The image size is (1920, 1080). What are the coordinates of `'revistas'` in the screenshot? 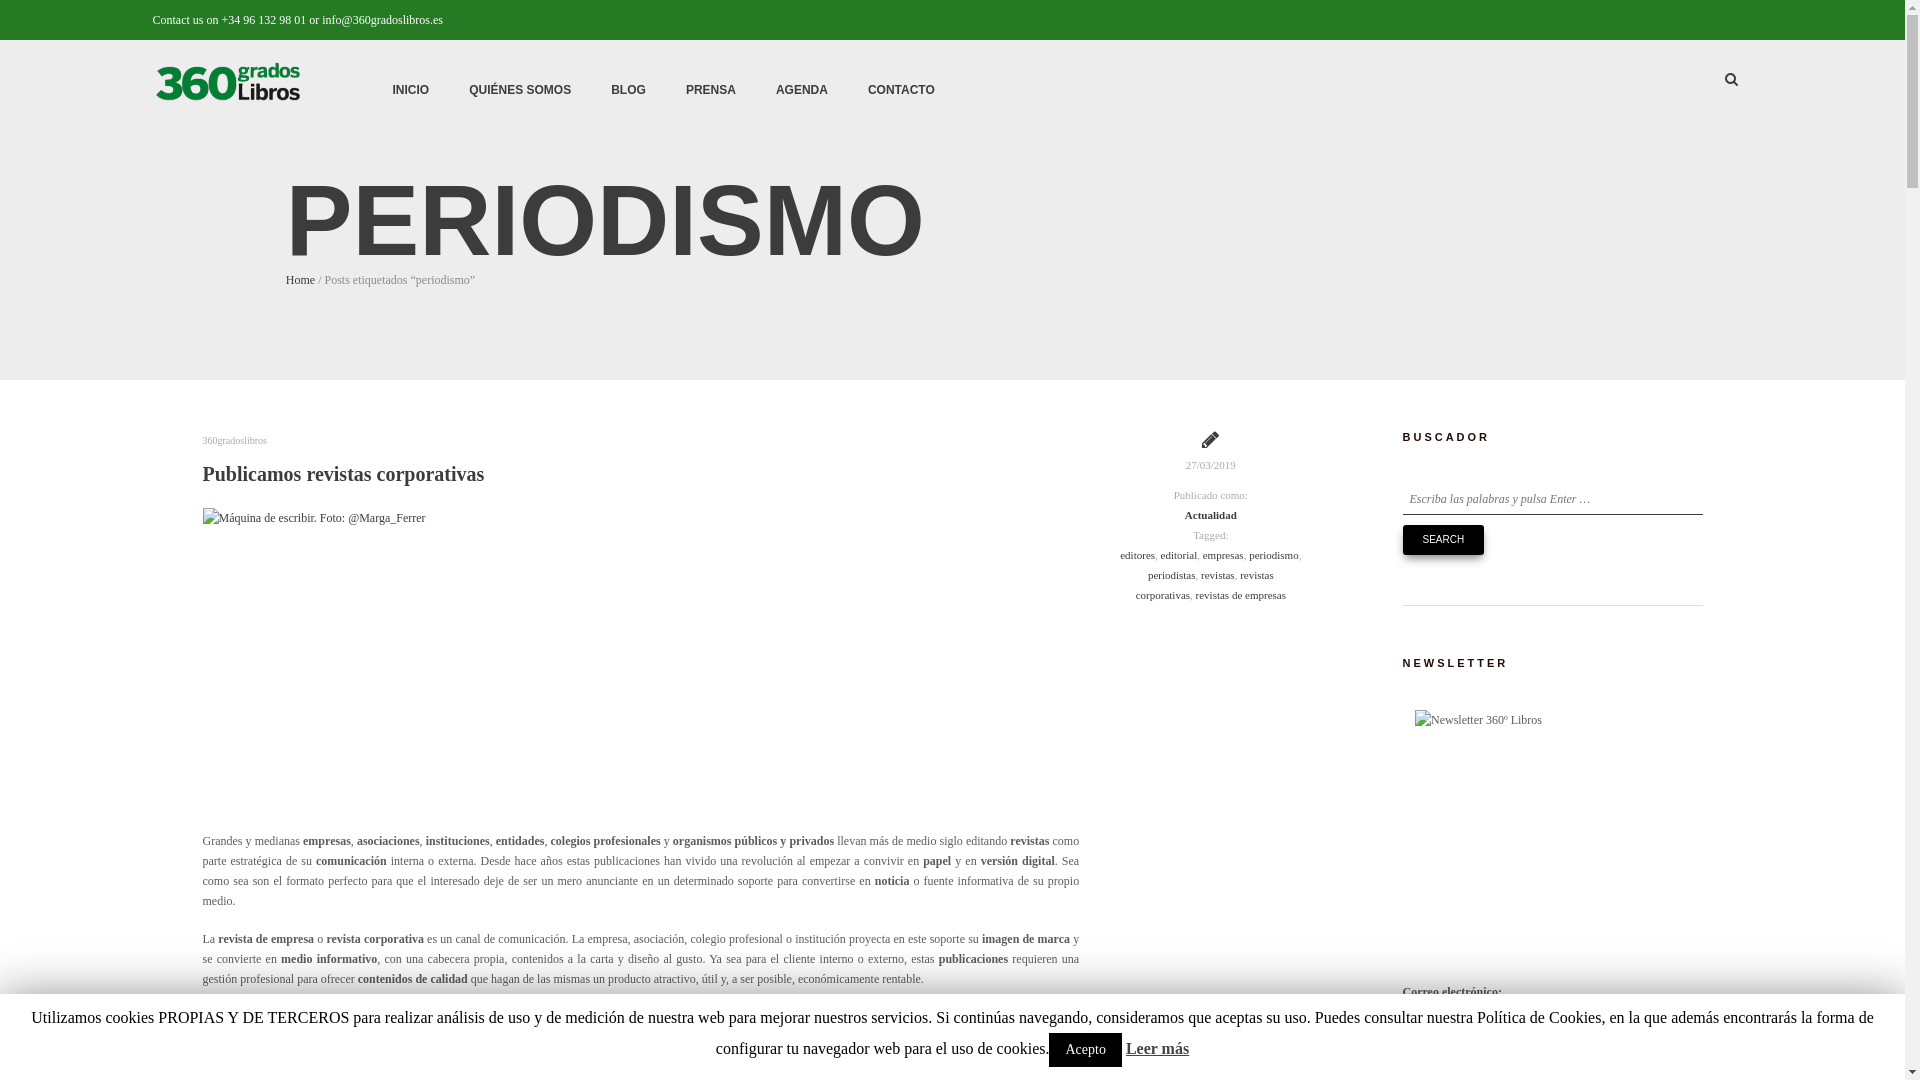 It's located at (1217, 574).